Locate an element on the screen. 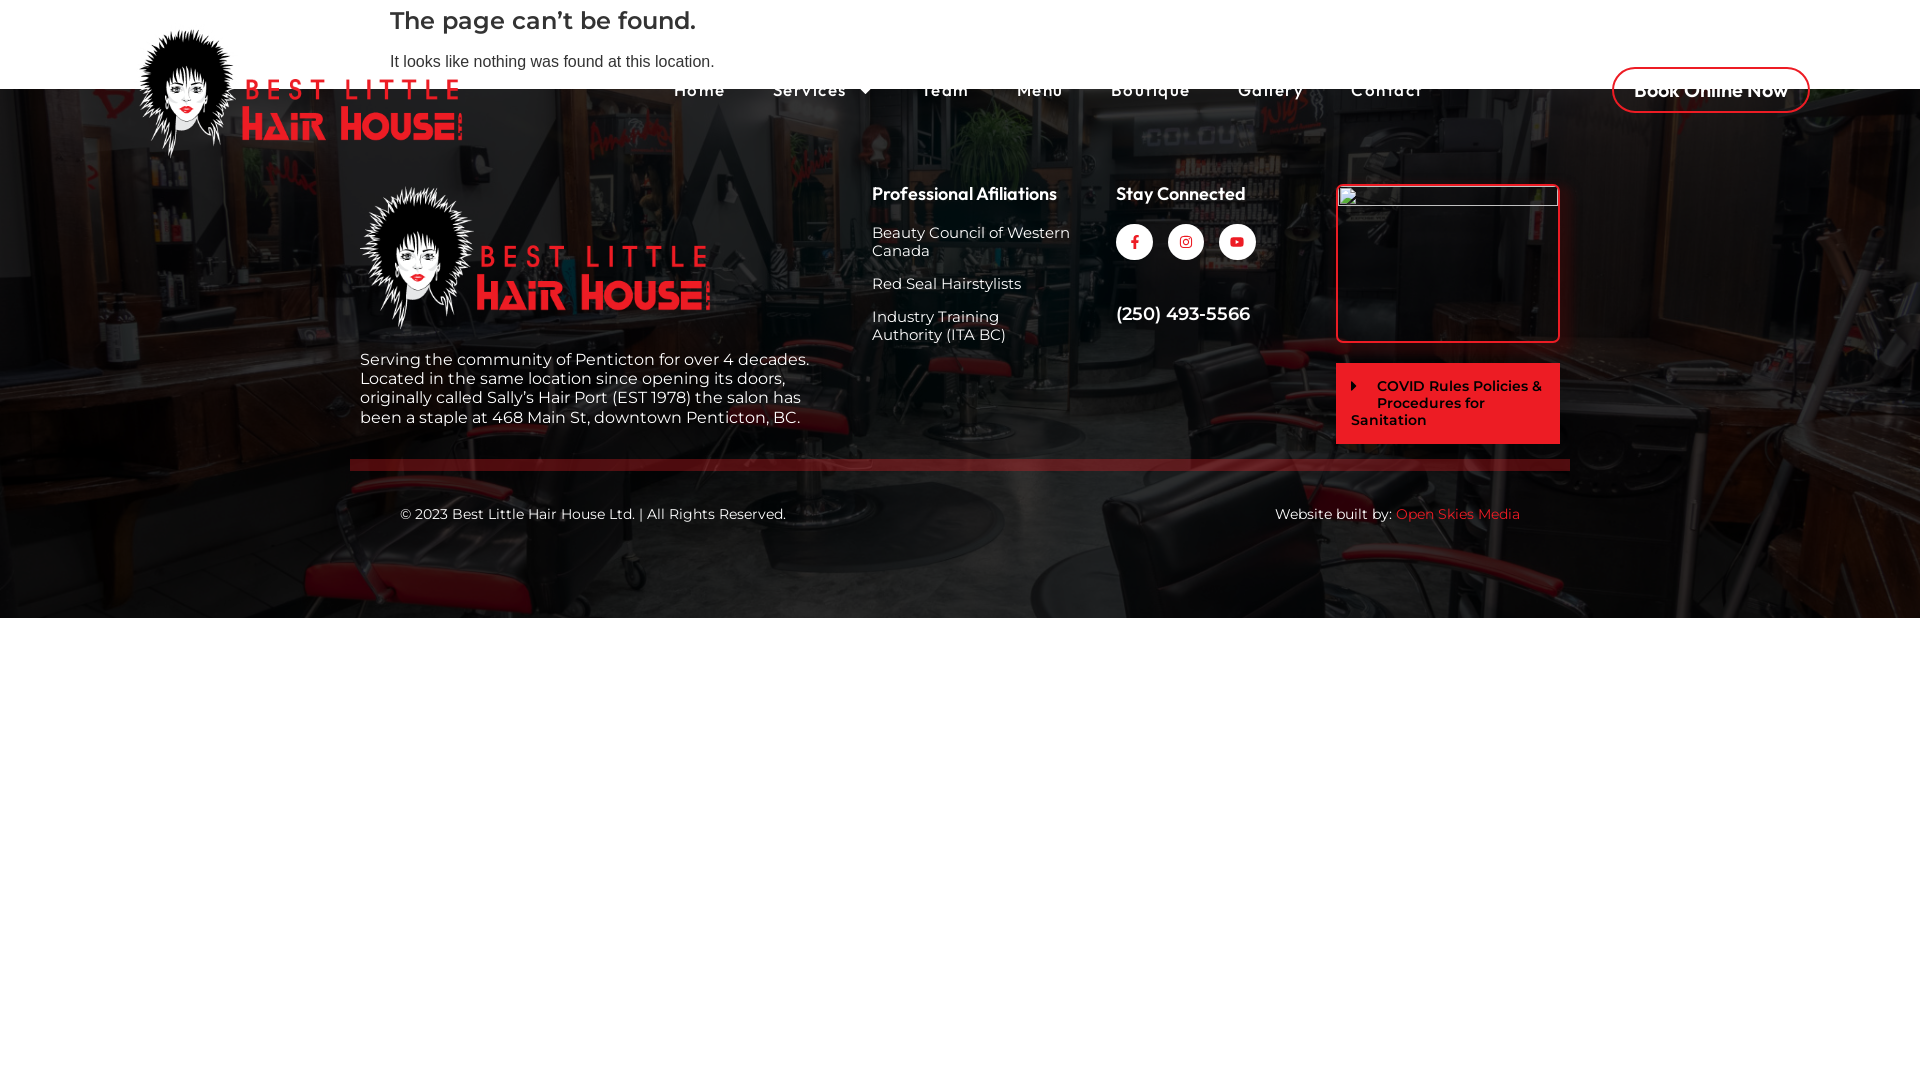  'Book Online Now' is located at coordinates (1709, 88).